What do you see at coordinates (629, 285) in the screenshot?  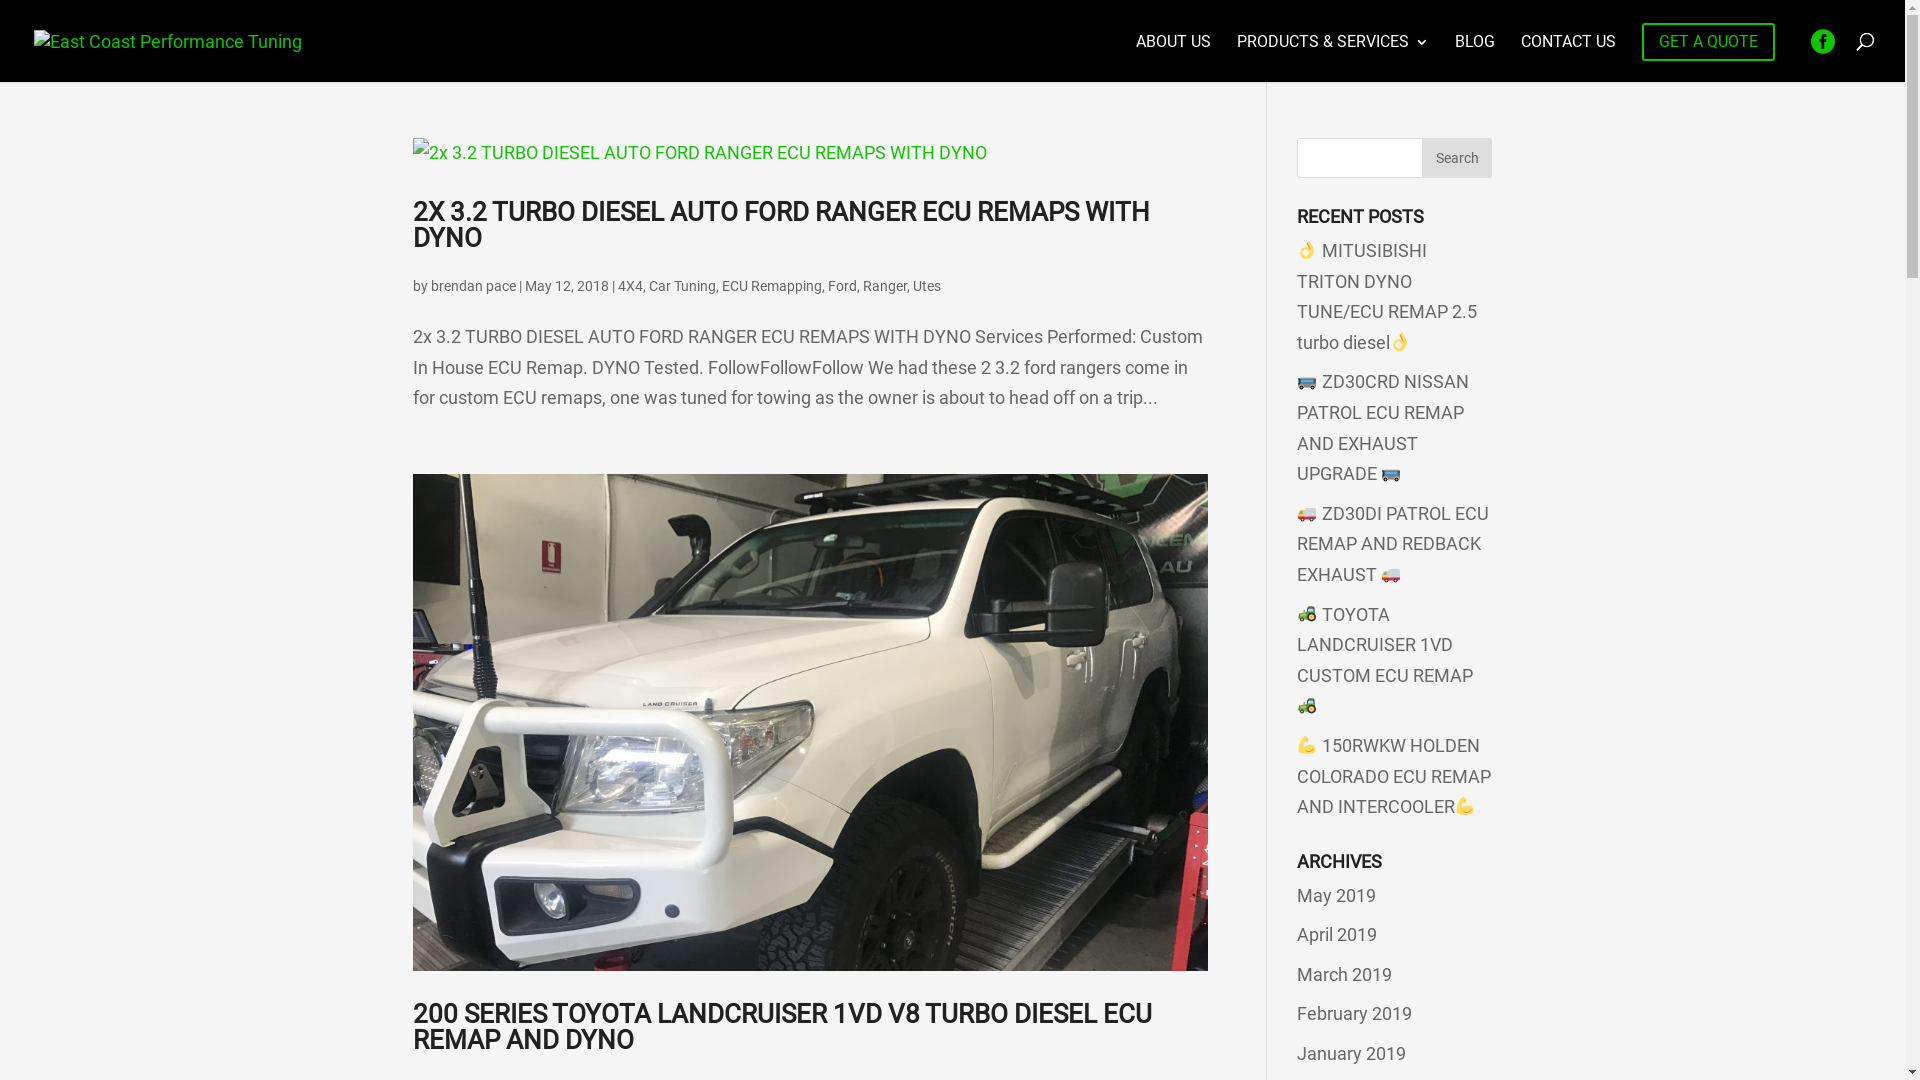 I see `'4X4'` at bounding box center [629, 285].